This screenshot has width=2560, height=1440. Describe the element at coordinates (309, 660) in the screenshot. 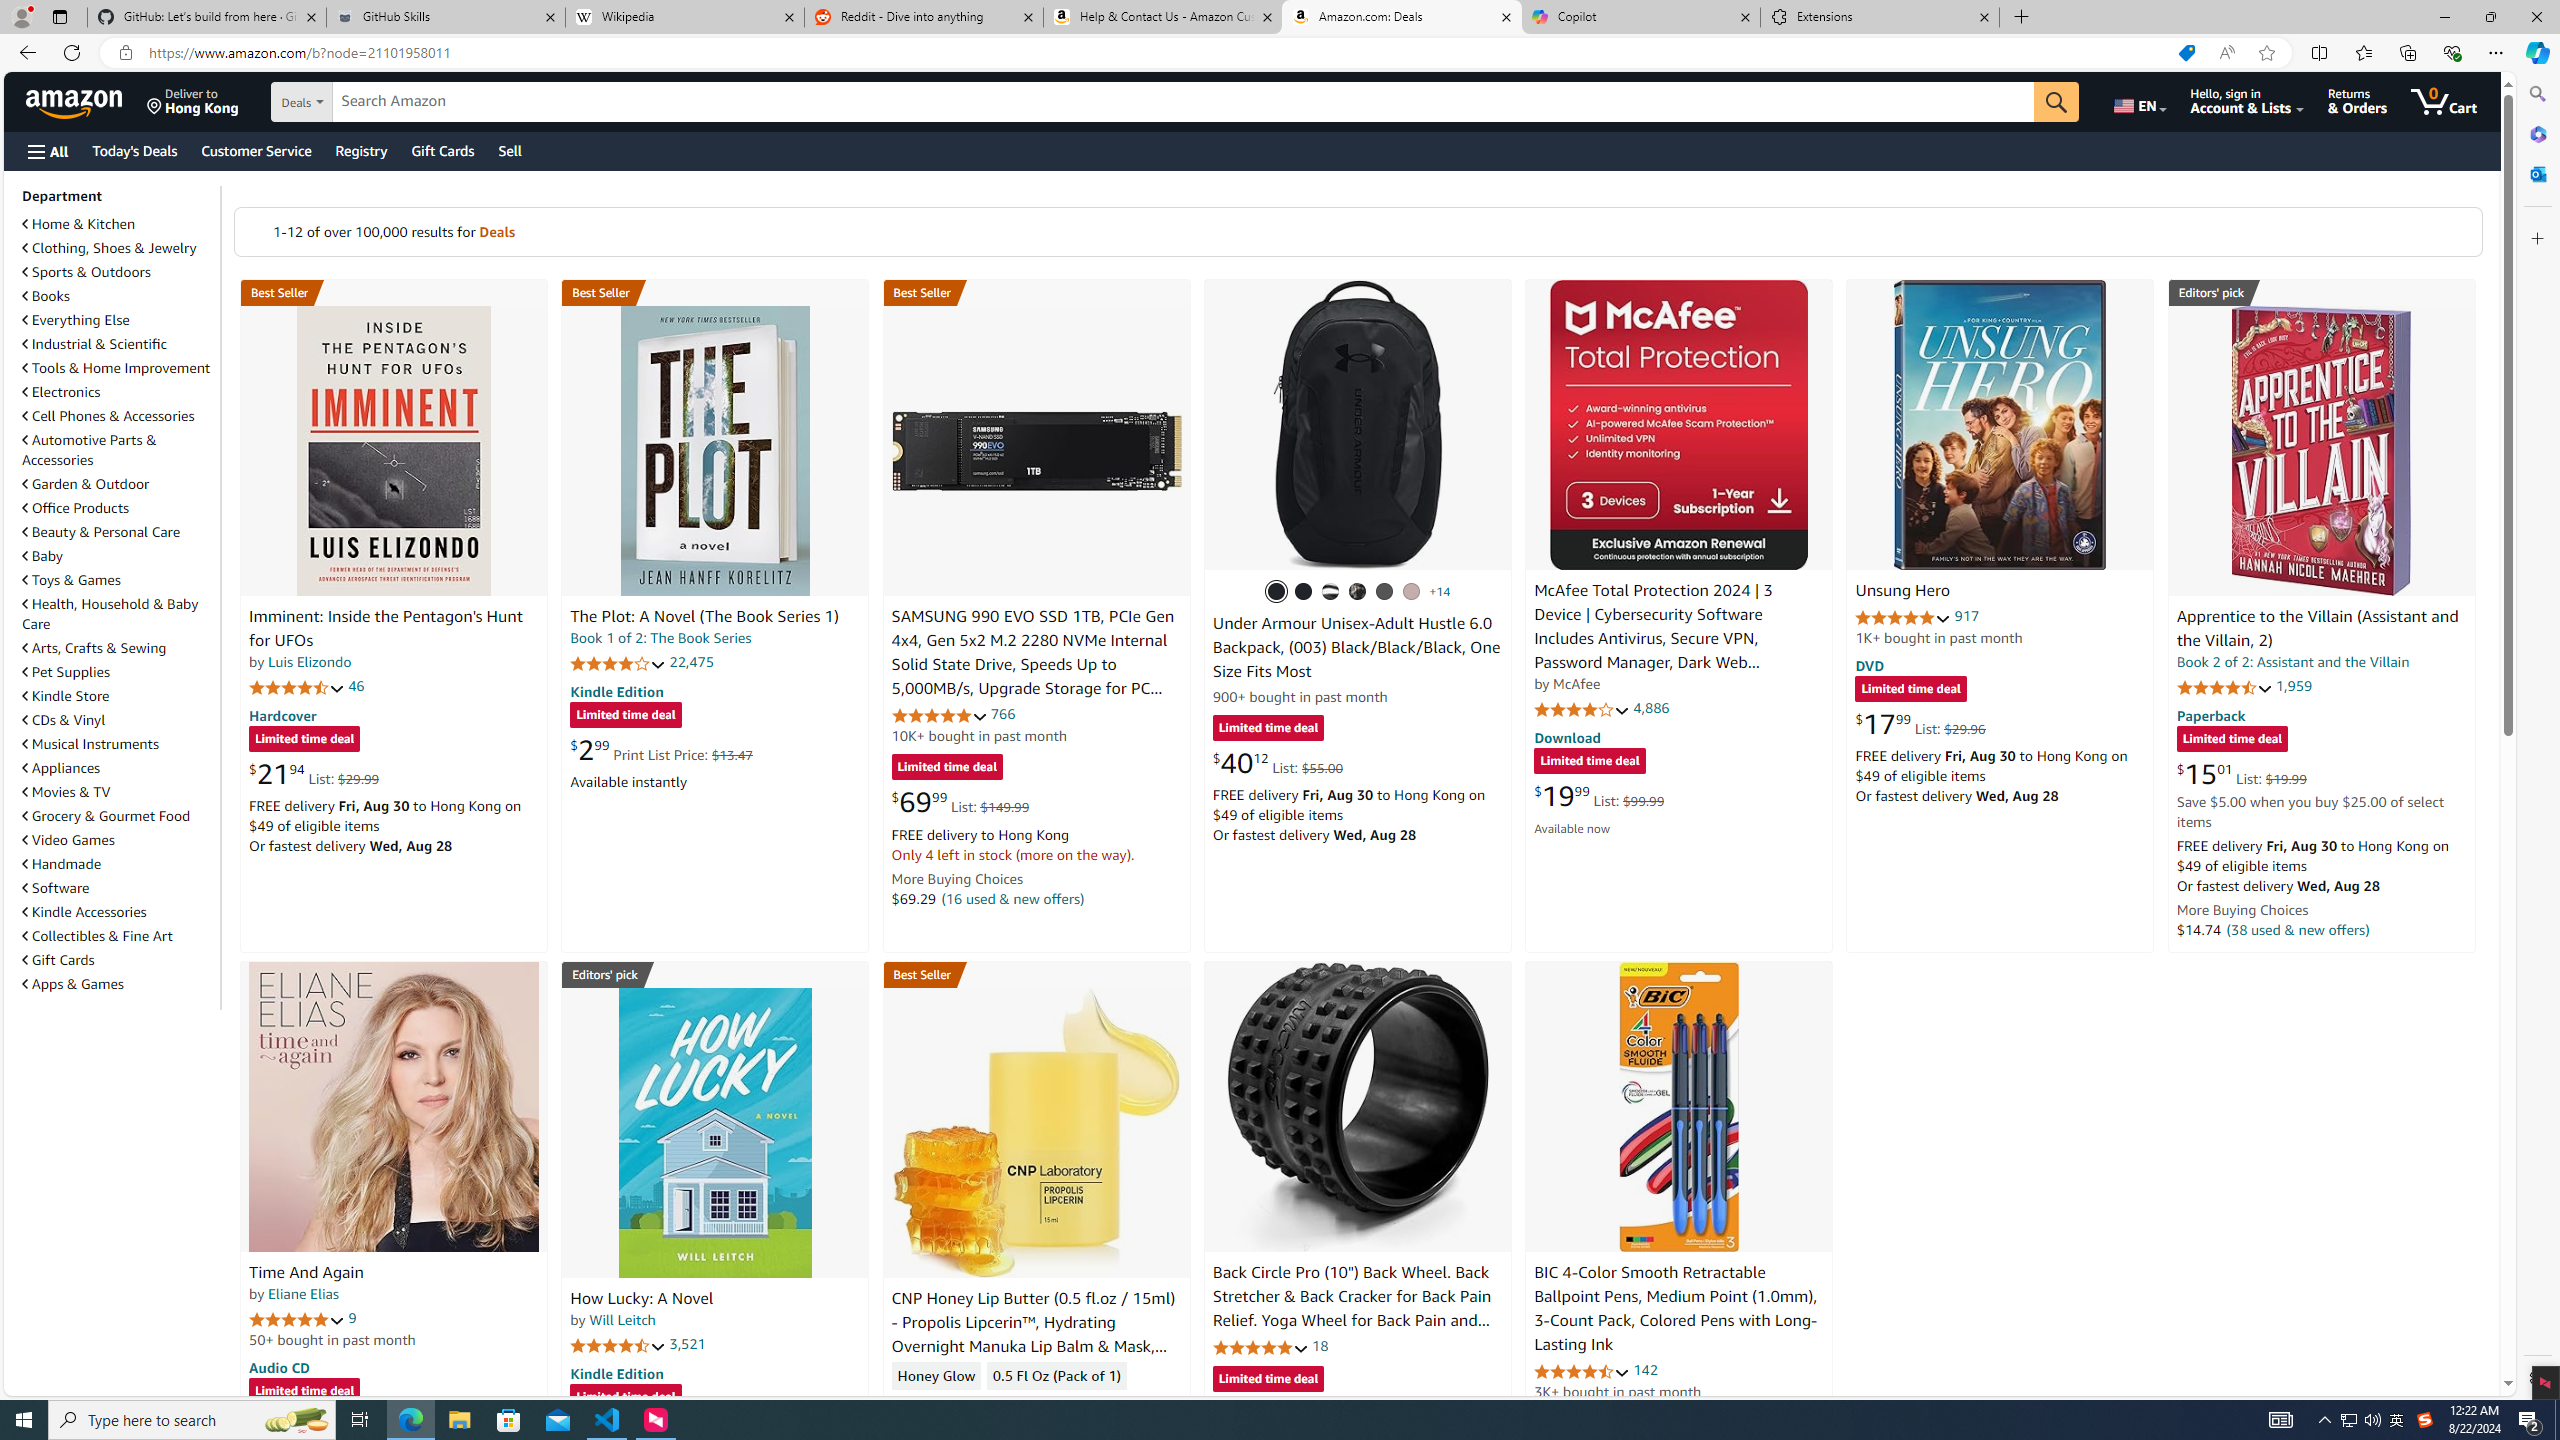

I see `'Luis Elizondo'` at that location.